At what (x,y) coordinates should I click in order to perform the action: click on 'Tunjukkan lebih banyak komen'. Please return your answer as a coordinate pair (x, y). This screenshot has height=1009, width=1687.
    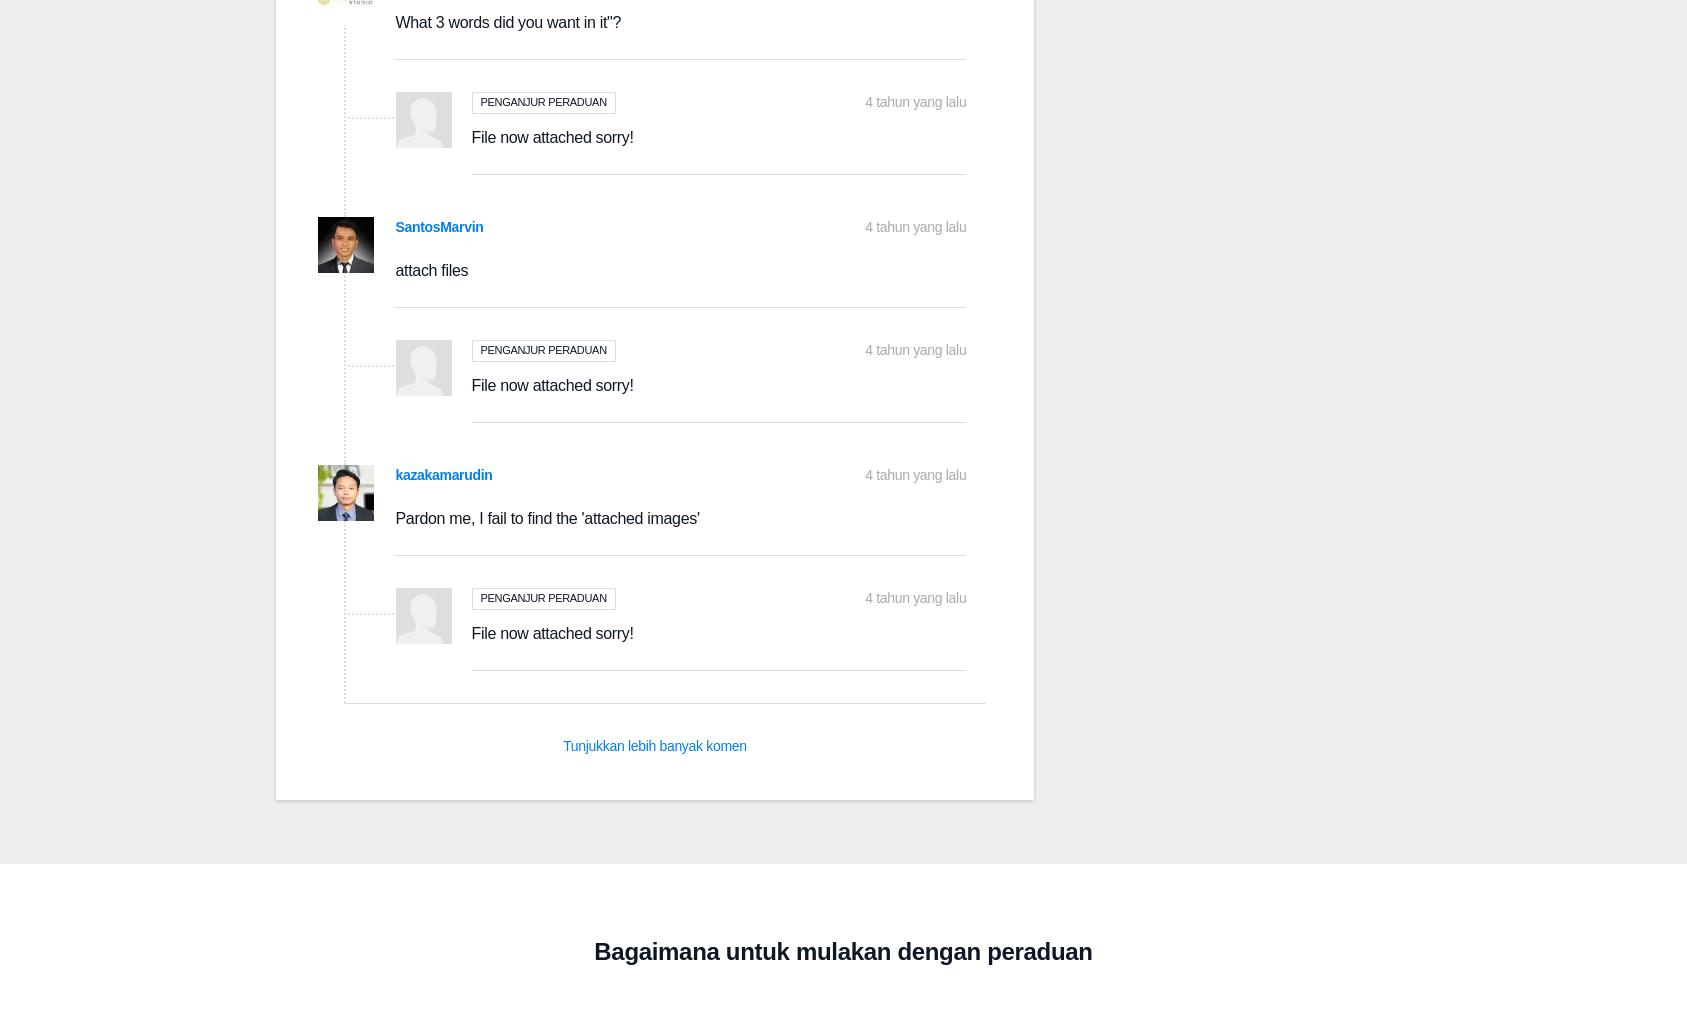
    Looking at the image, I should click on (654, 745).